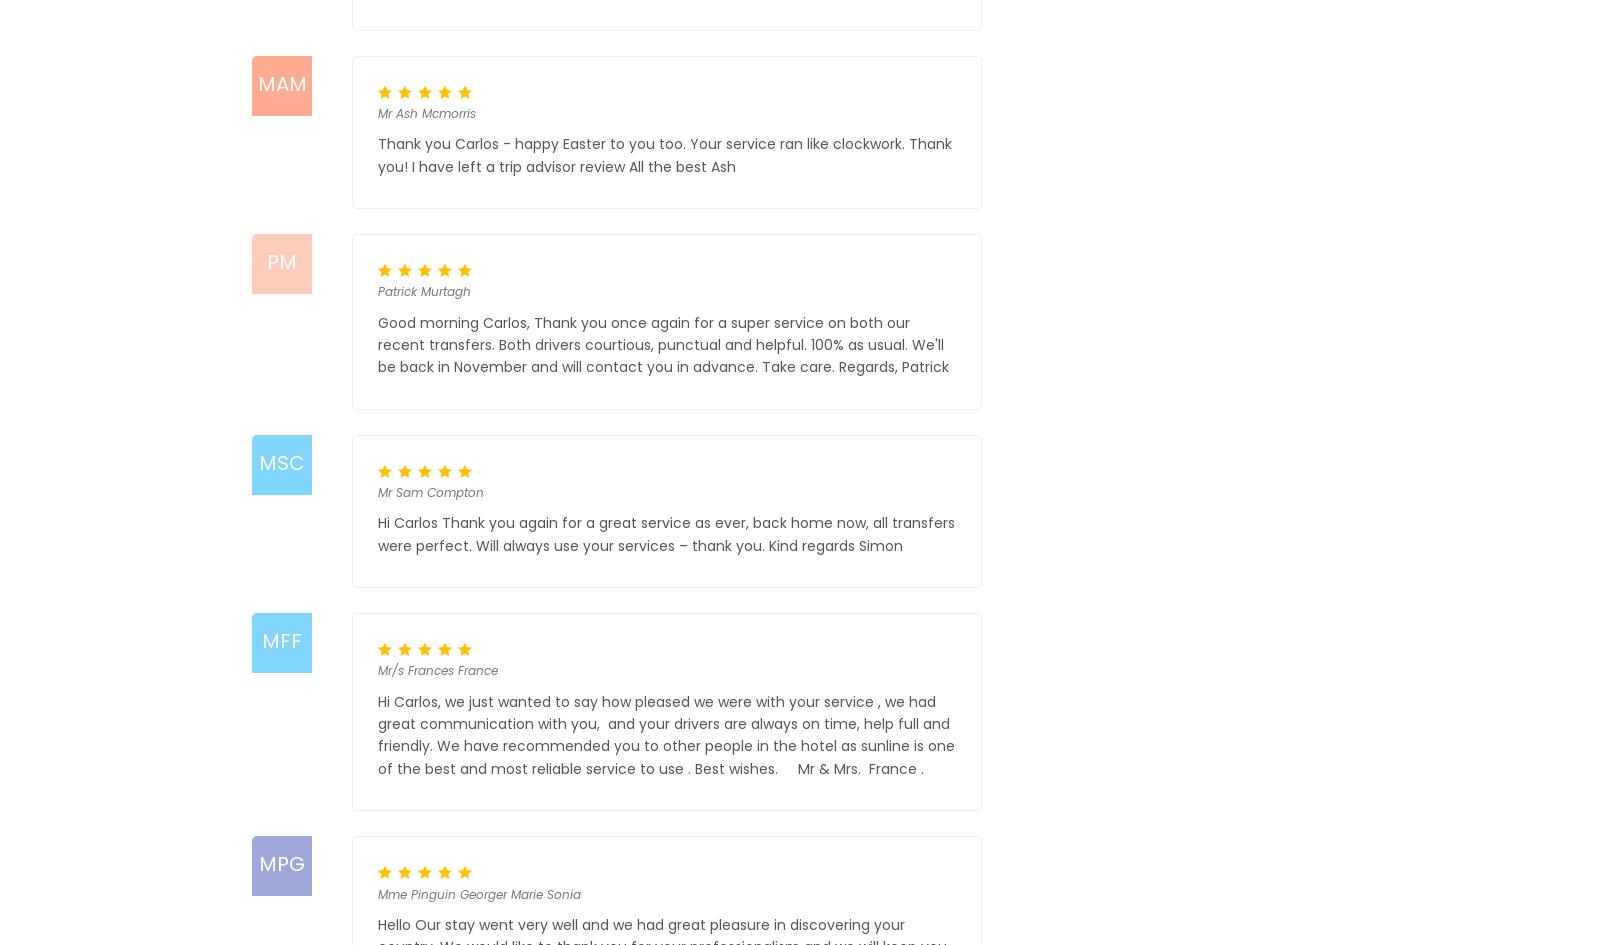  Describe the element at coordinates (429, 491) in the screenshot. I see `'Mr Sam Compton'` at that location.